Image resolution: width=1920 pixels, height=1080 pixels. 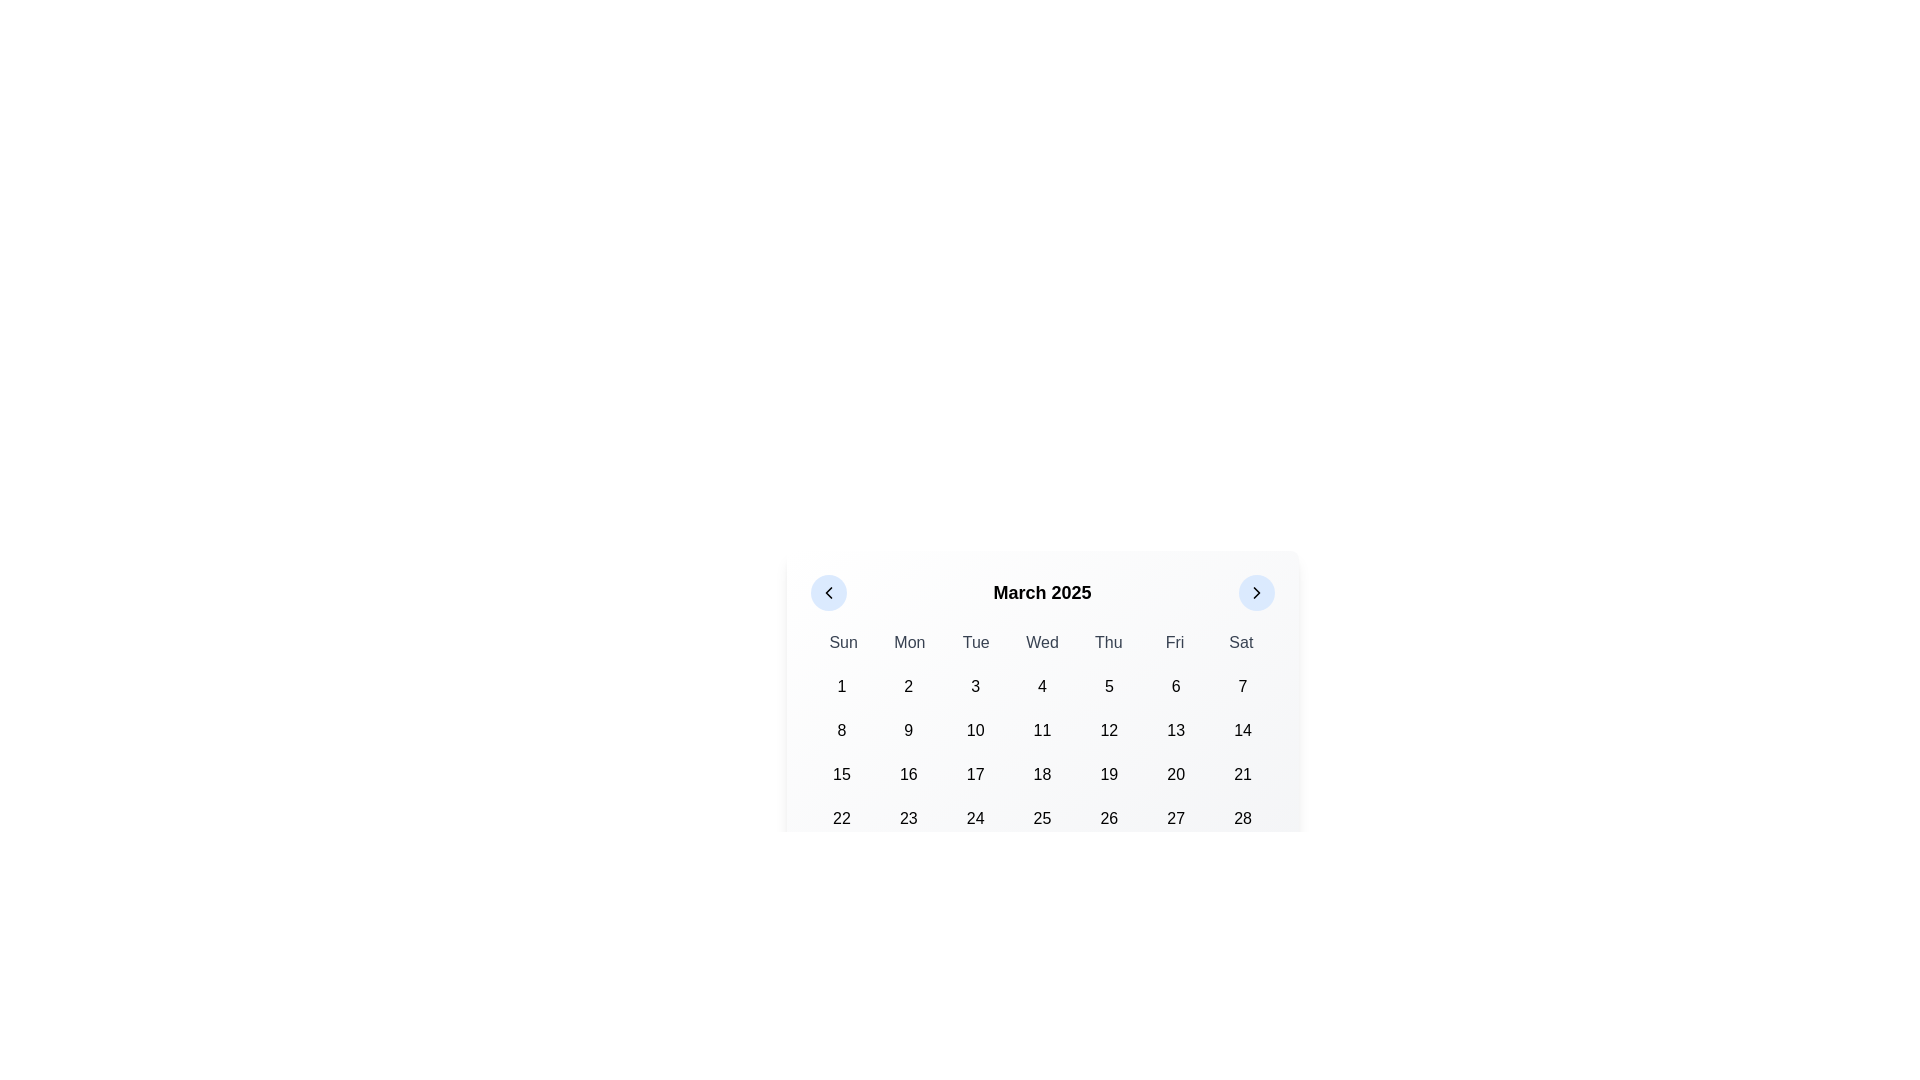 What do you see at coordinates (1041, 731) in the screenshot?
I see `the button labeled '11' in the calendar grid, which is the eleventh button in the layout` at bounding box center [1041, 731].